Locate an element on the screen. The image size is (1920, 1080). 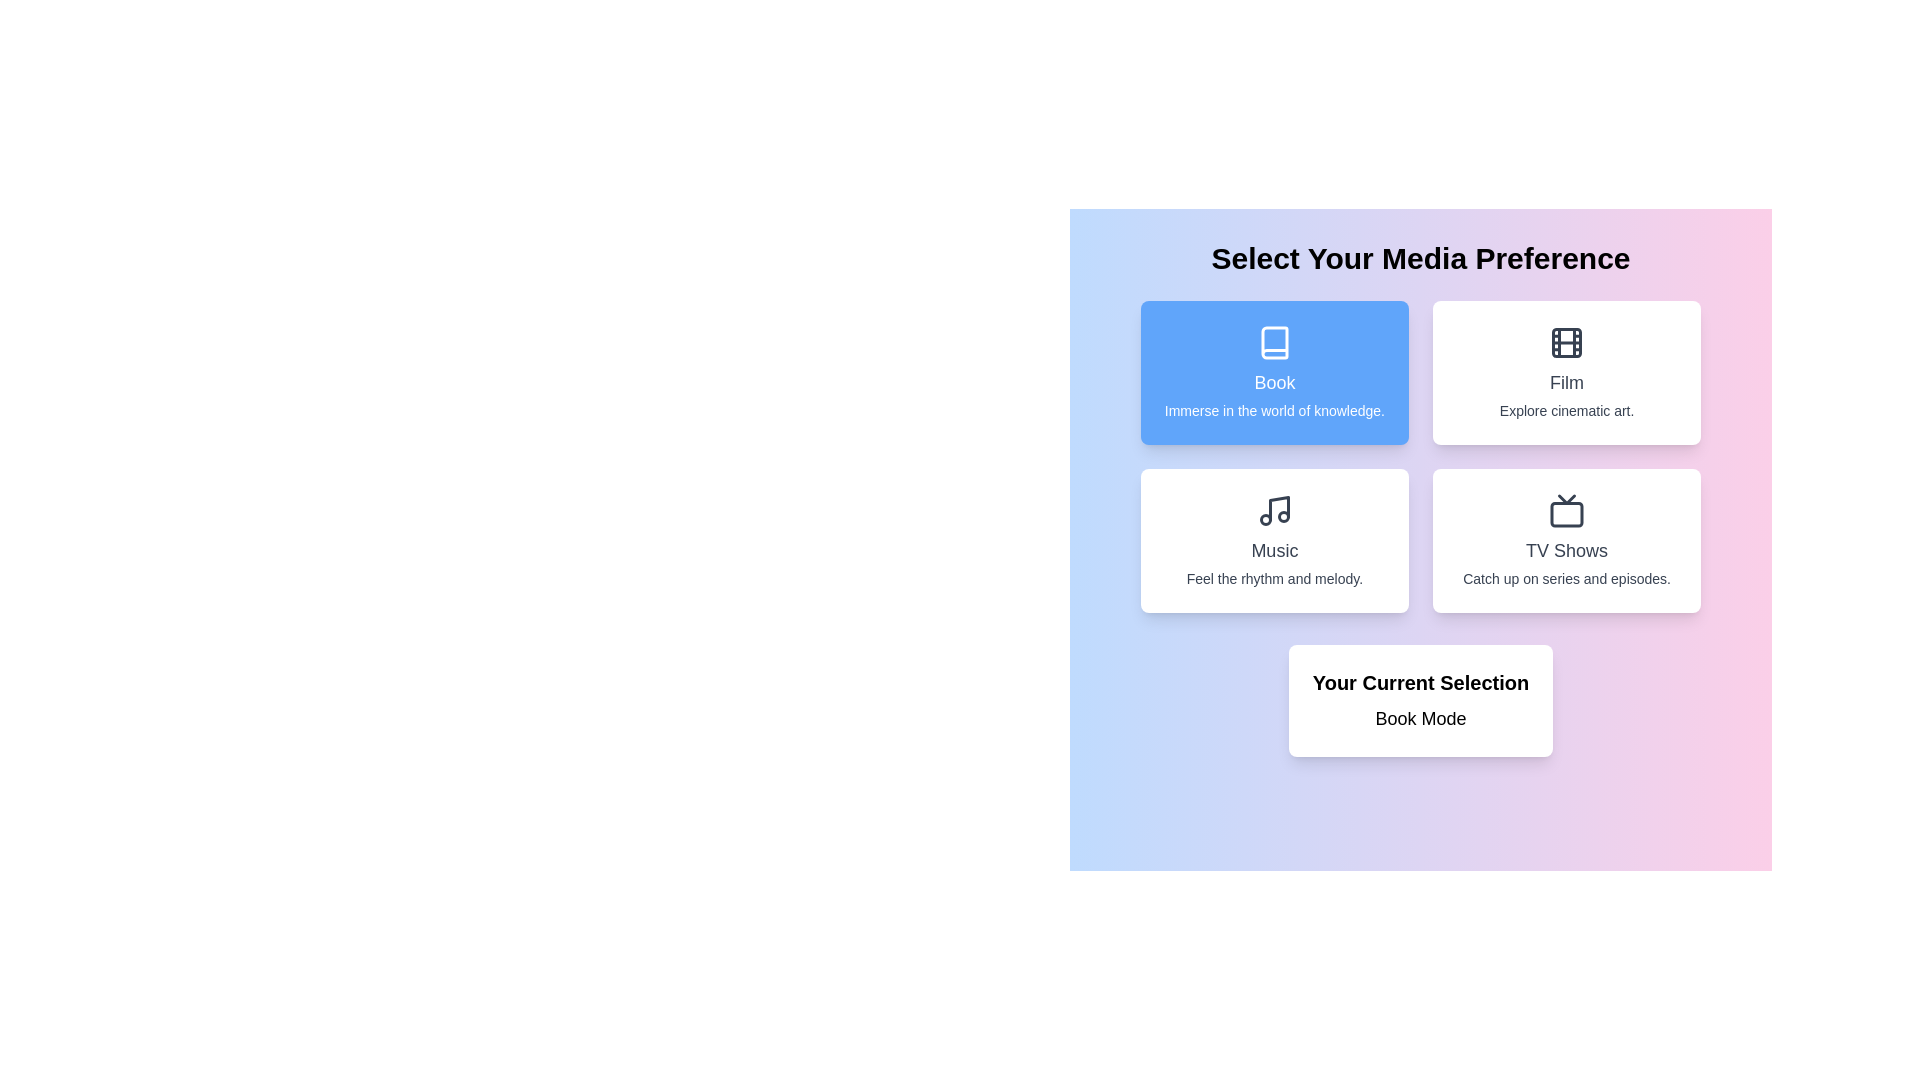
the media preference Film by clicking on its corresponding button is located at coordinates (1566, 373).